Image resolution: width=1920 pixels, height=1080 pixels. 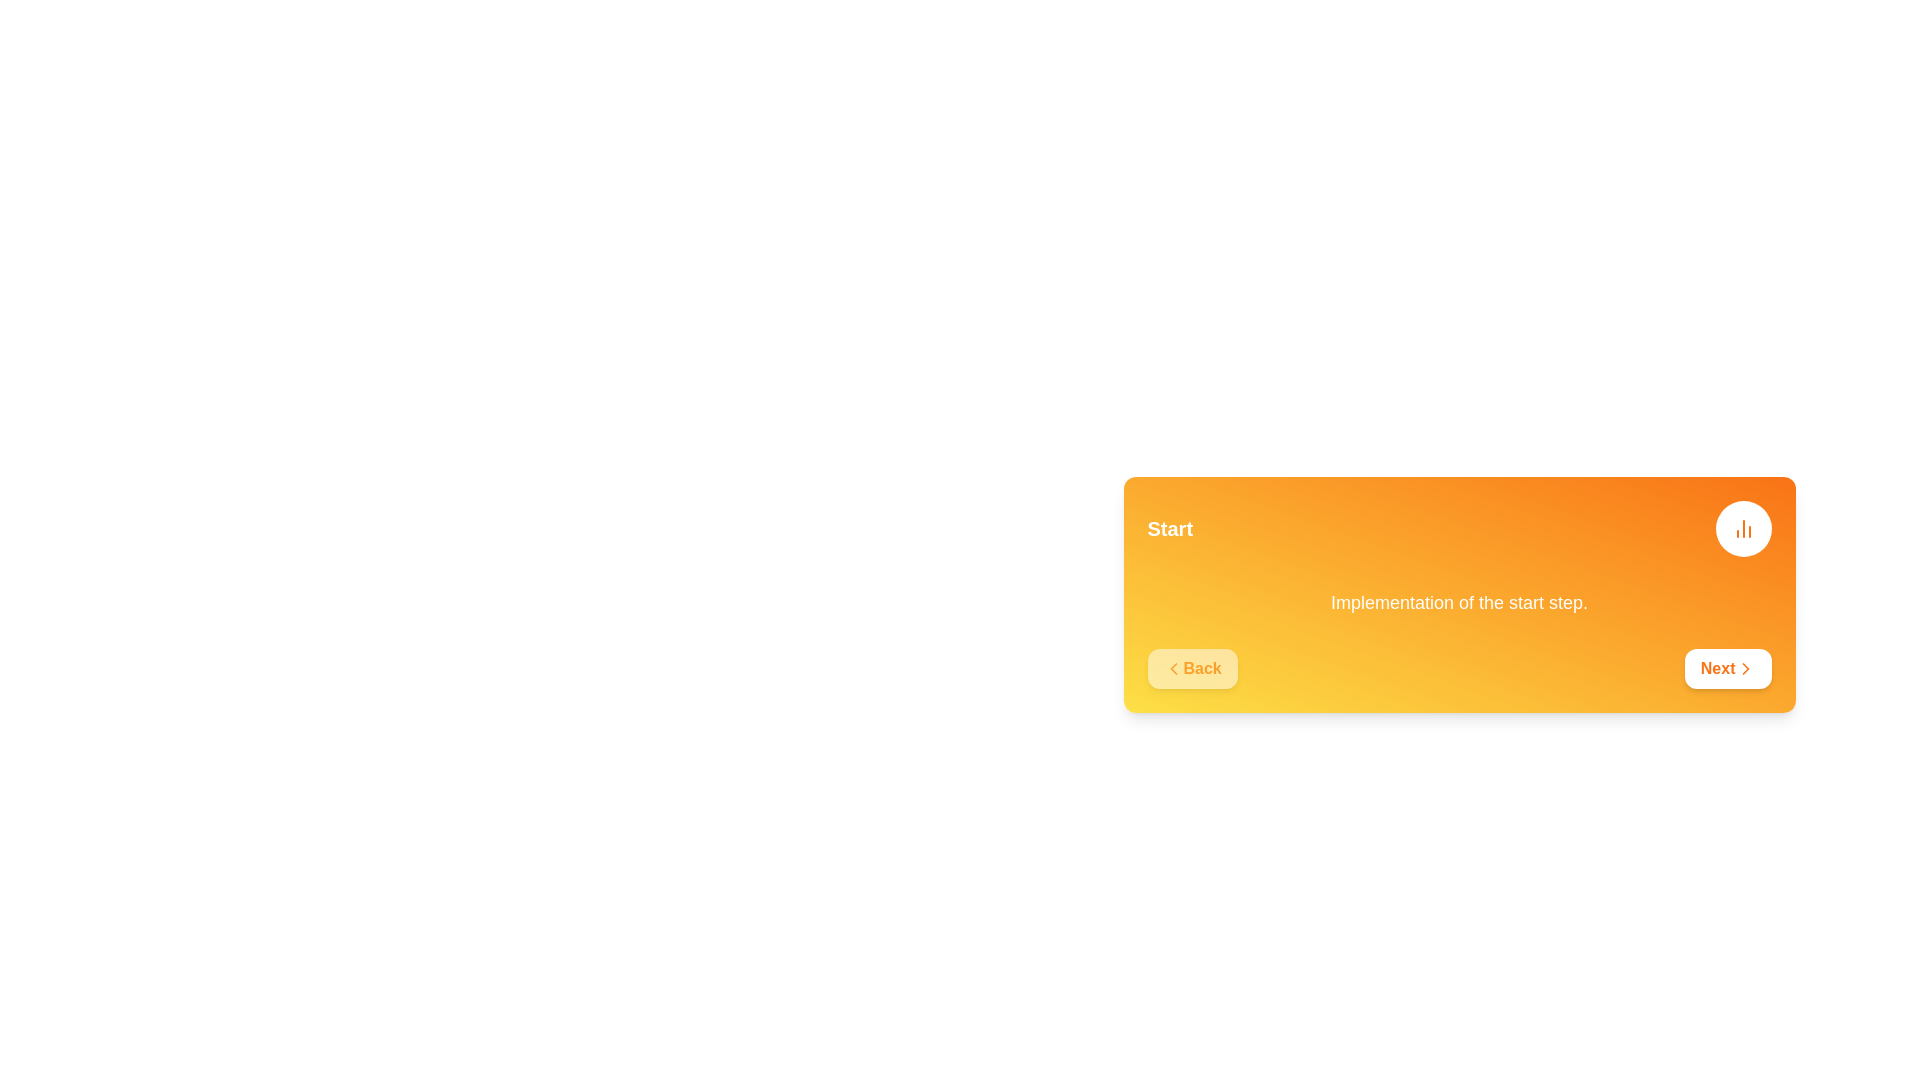 What do you see at coordinates (1744, 668) in the screenshot?
I see `the right-pointing chevron icon within the 'Next' button located at the bottom-right corner of the orange gradient card` at bounding box center [1744, 668].